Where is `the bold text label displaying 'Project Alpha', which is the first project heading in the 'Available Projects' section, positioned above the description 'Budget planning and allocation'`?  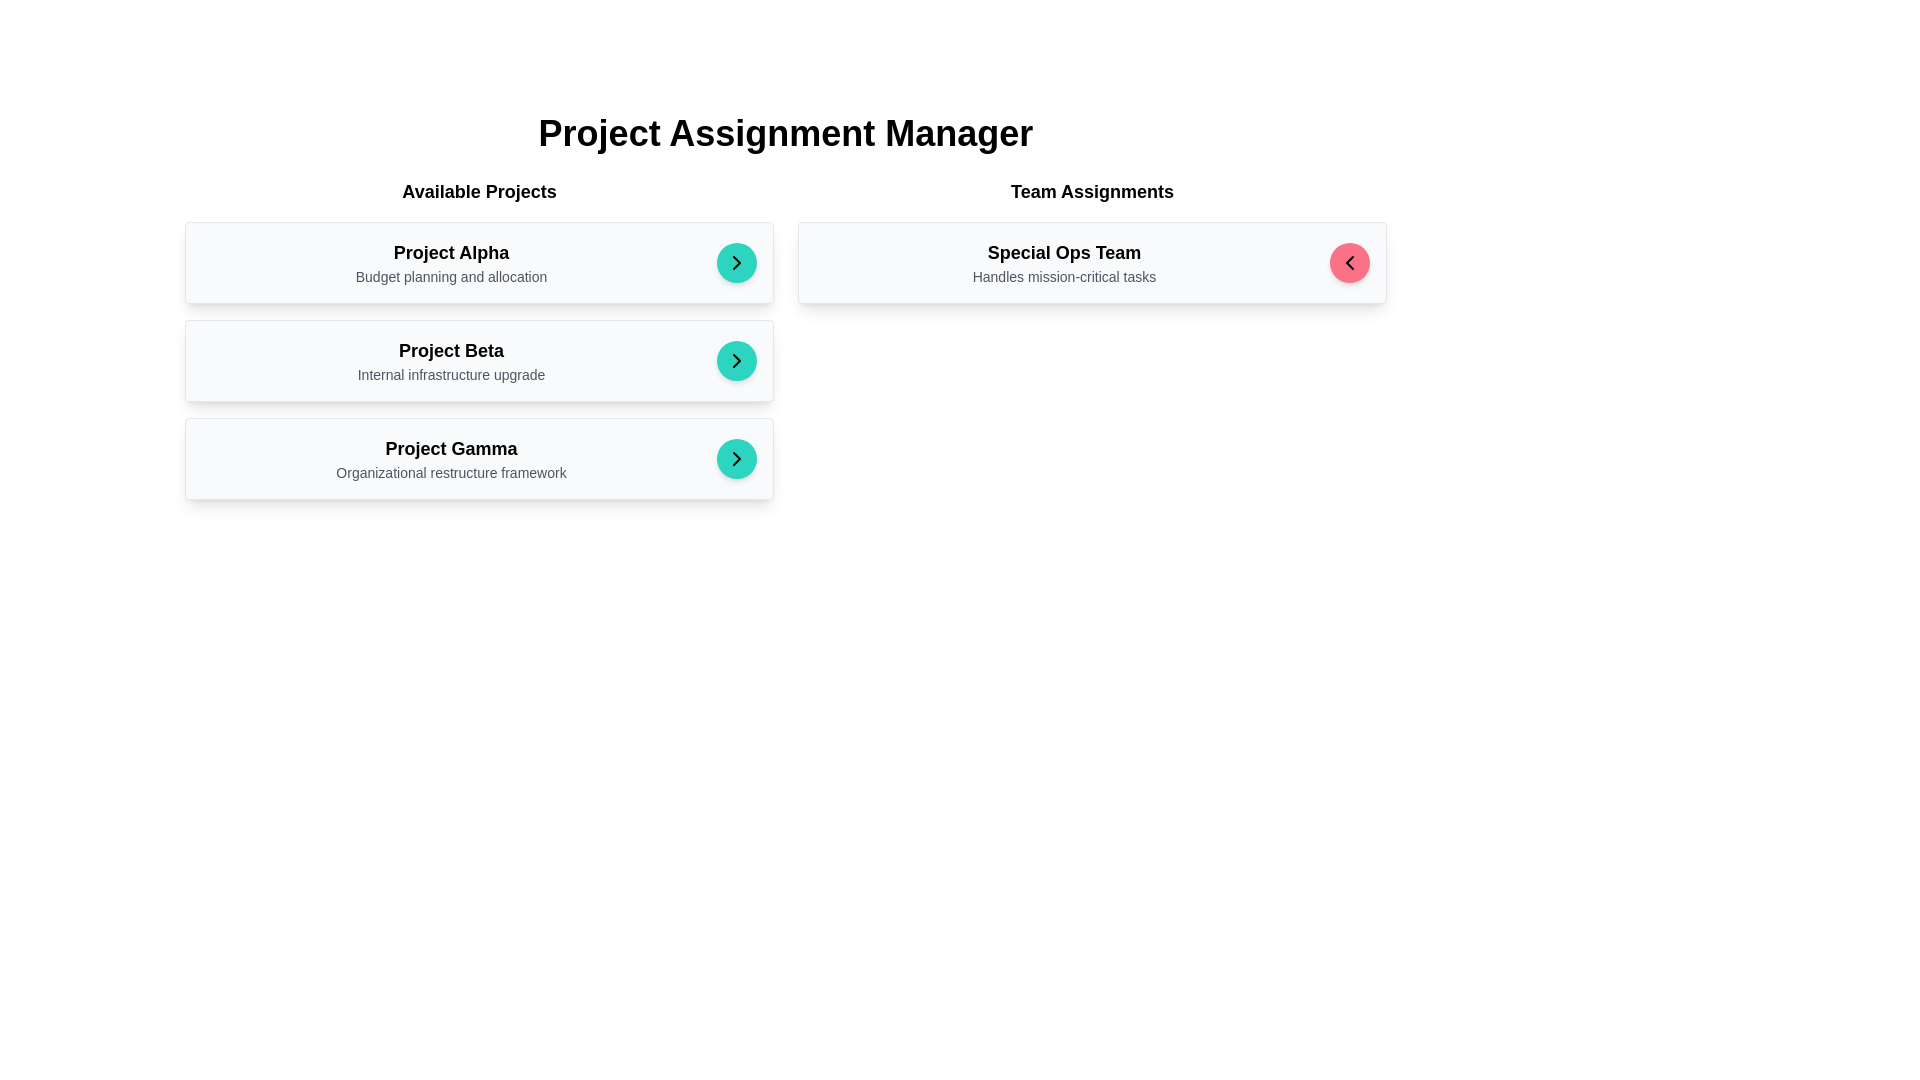
the bold text label displaying 'Project Alpha', which is the first project heading in the 'Available Projects' section, positioned above the description 'Budget planning and allocation' is located at coordinates (450, 252).